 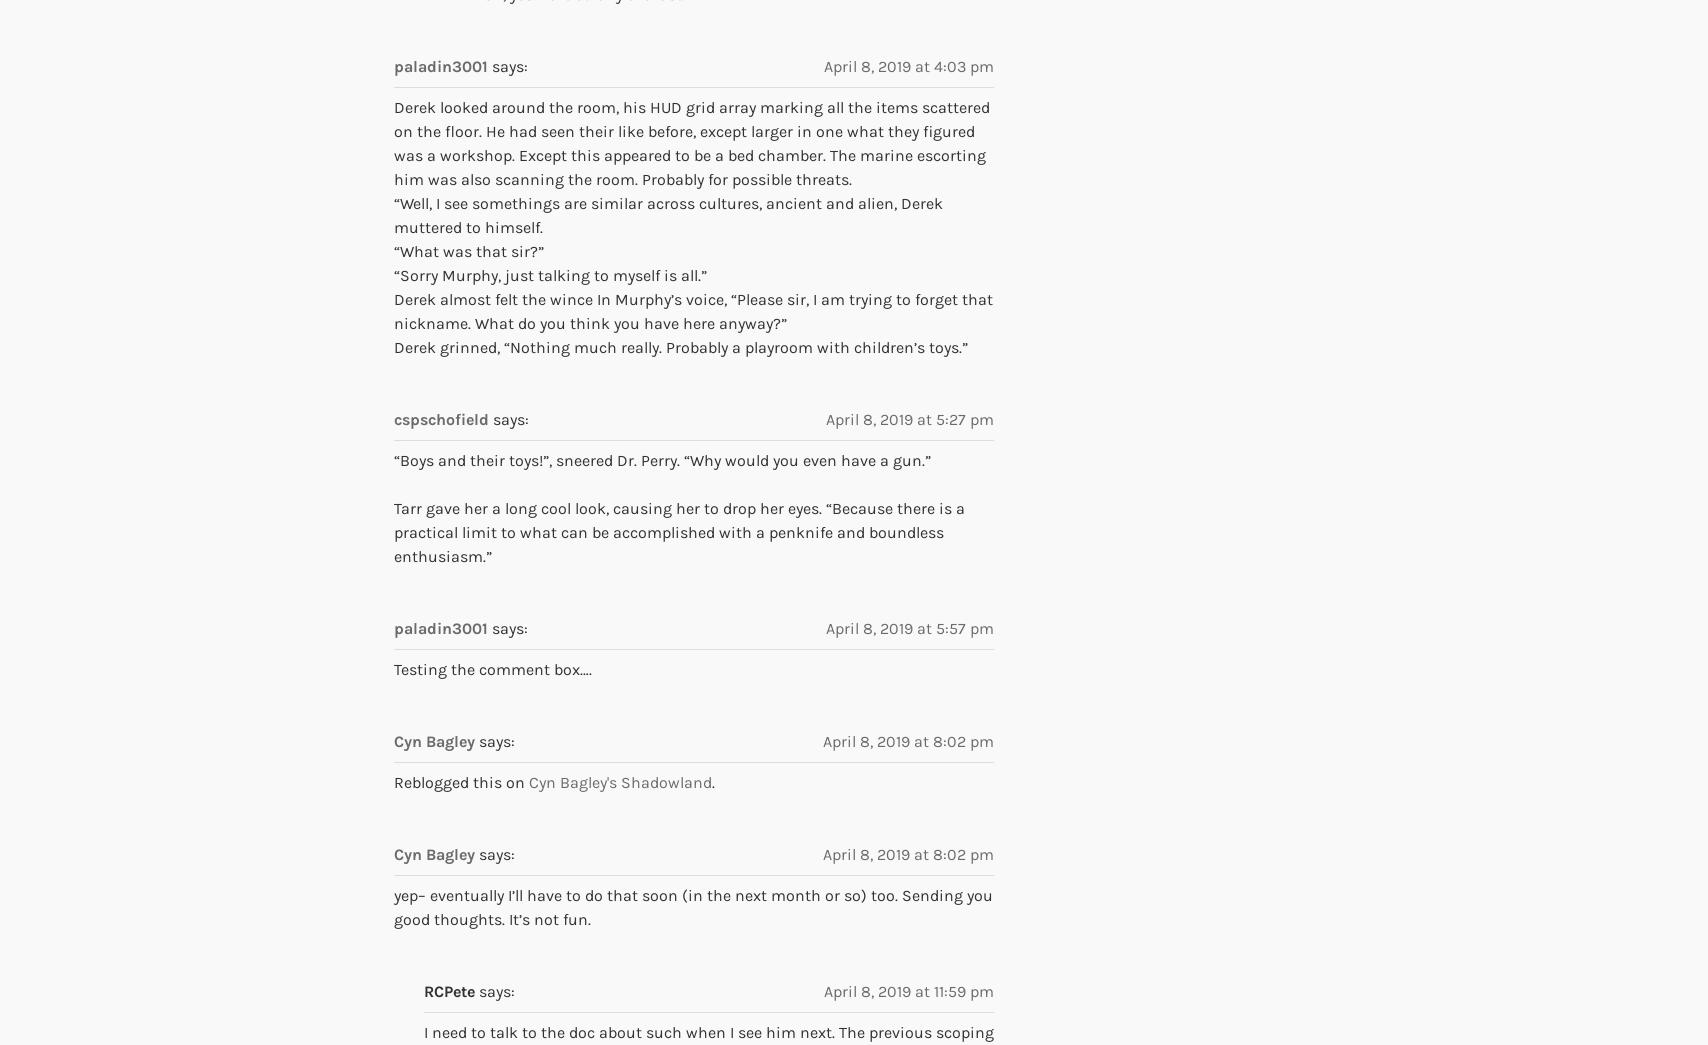 What do you see at coordinates (441, 418) in the screenshot?
I see `'cspschofield'` at bounding box center [441, 418].